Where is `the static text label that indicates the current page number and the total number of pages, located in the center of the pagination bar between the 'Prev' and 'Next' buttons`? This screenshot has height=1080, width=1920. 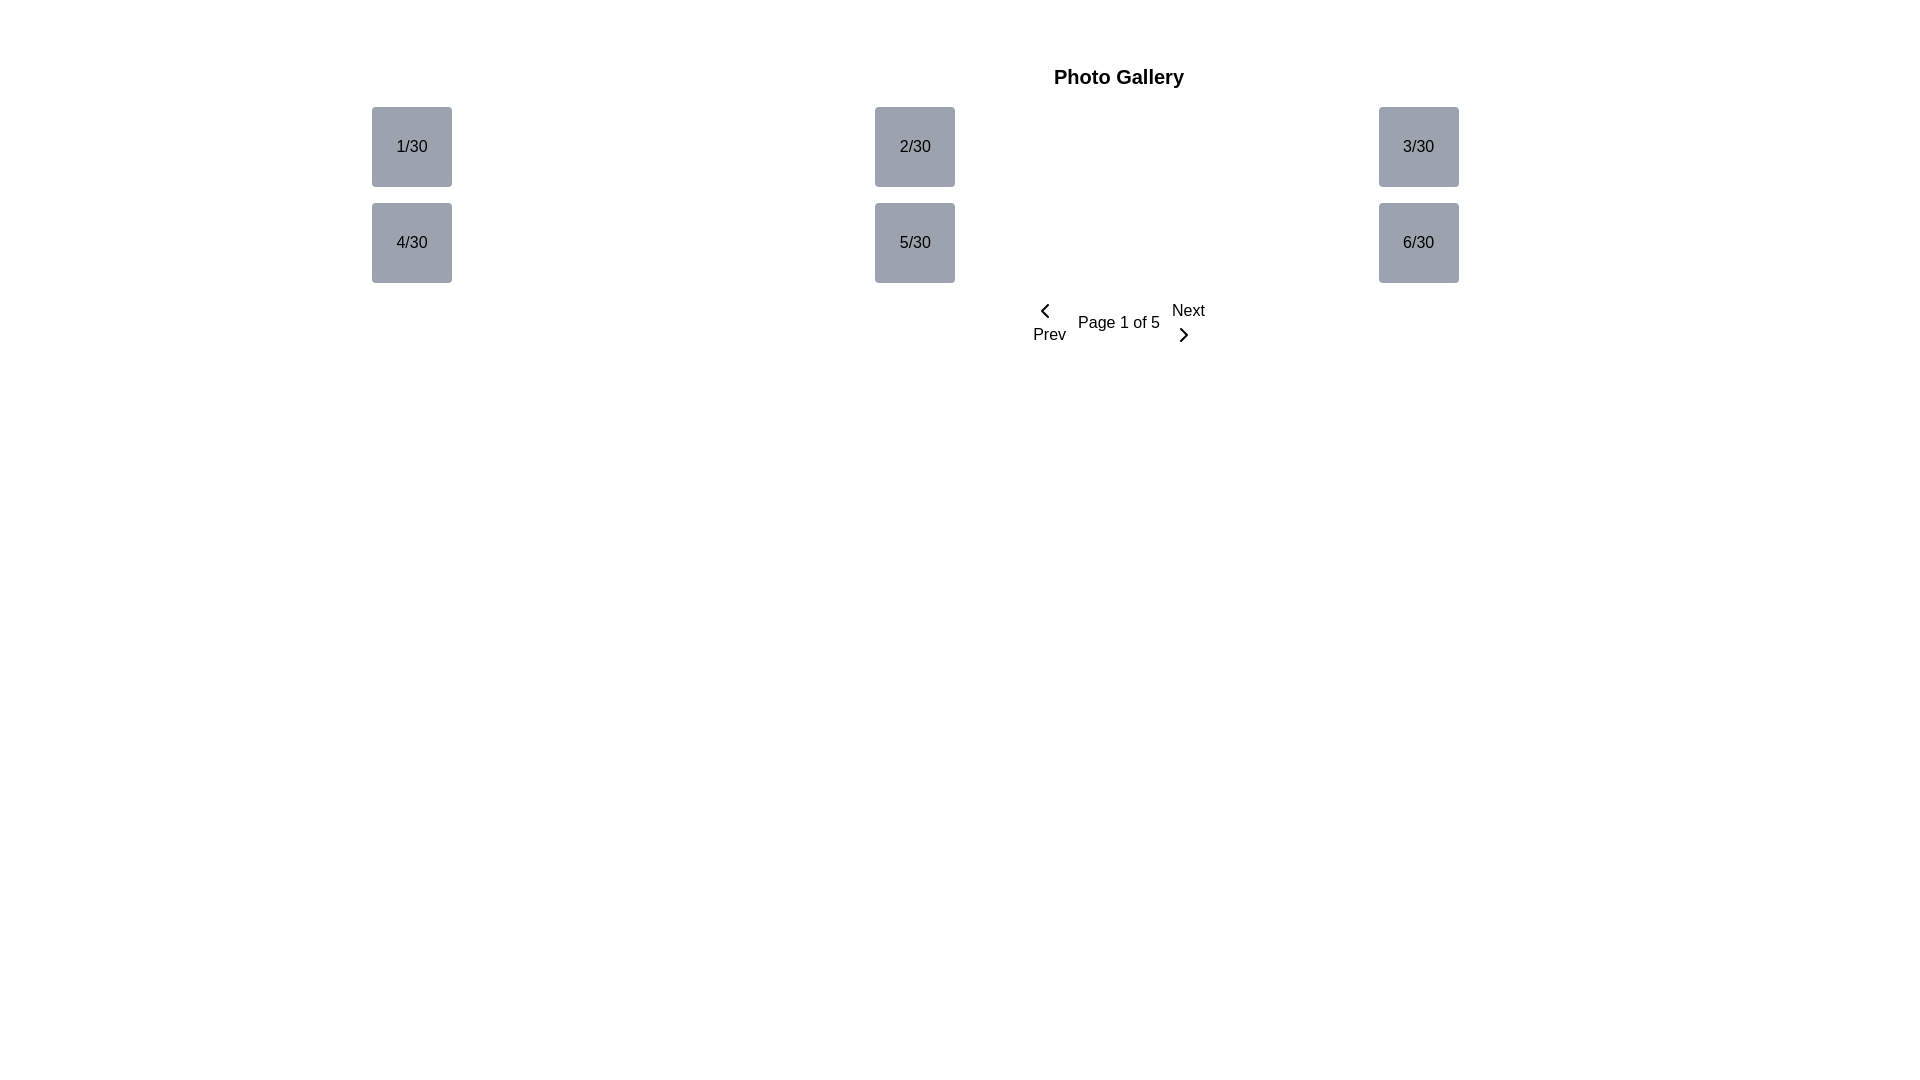
the static text label that indicates the current page number and the total number of pages, located in the center of the pagination bar between the 'Prev' and 'Next' buttons is located at coordinates (1117, 322).